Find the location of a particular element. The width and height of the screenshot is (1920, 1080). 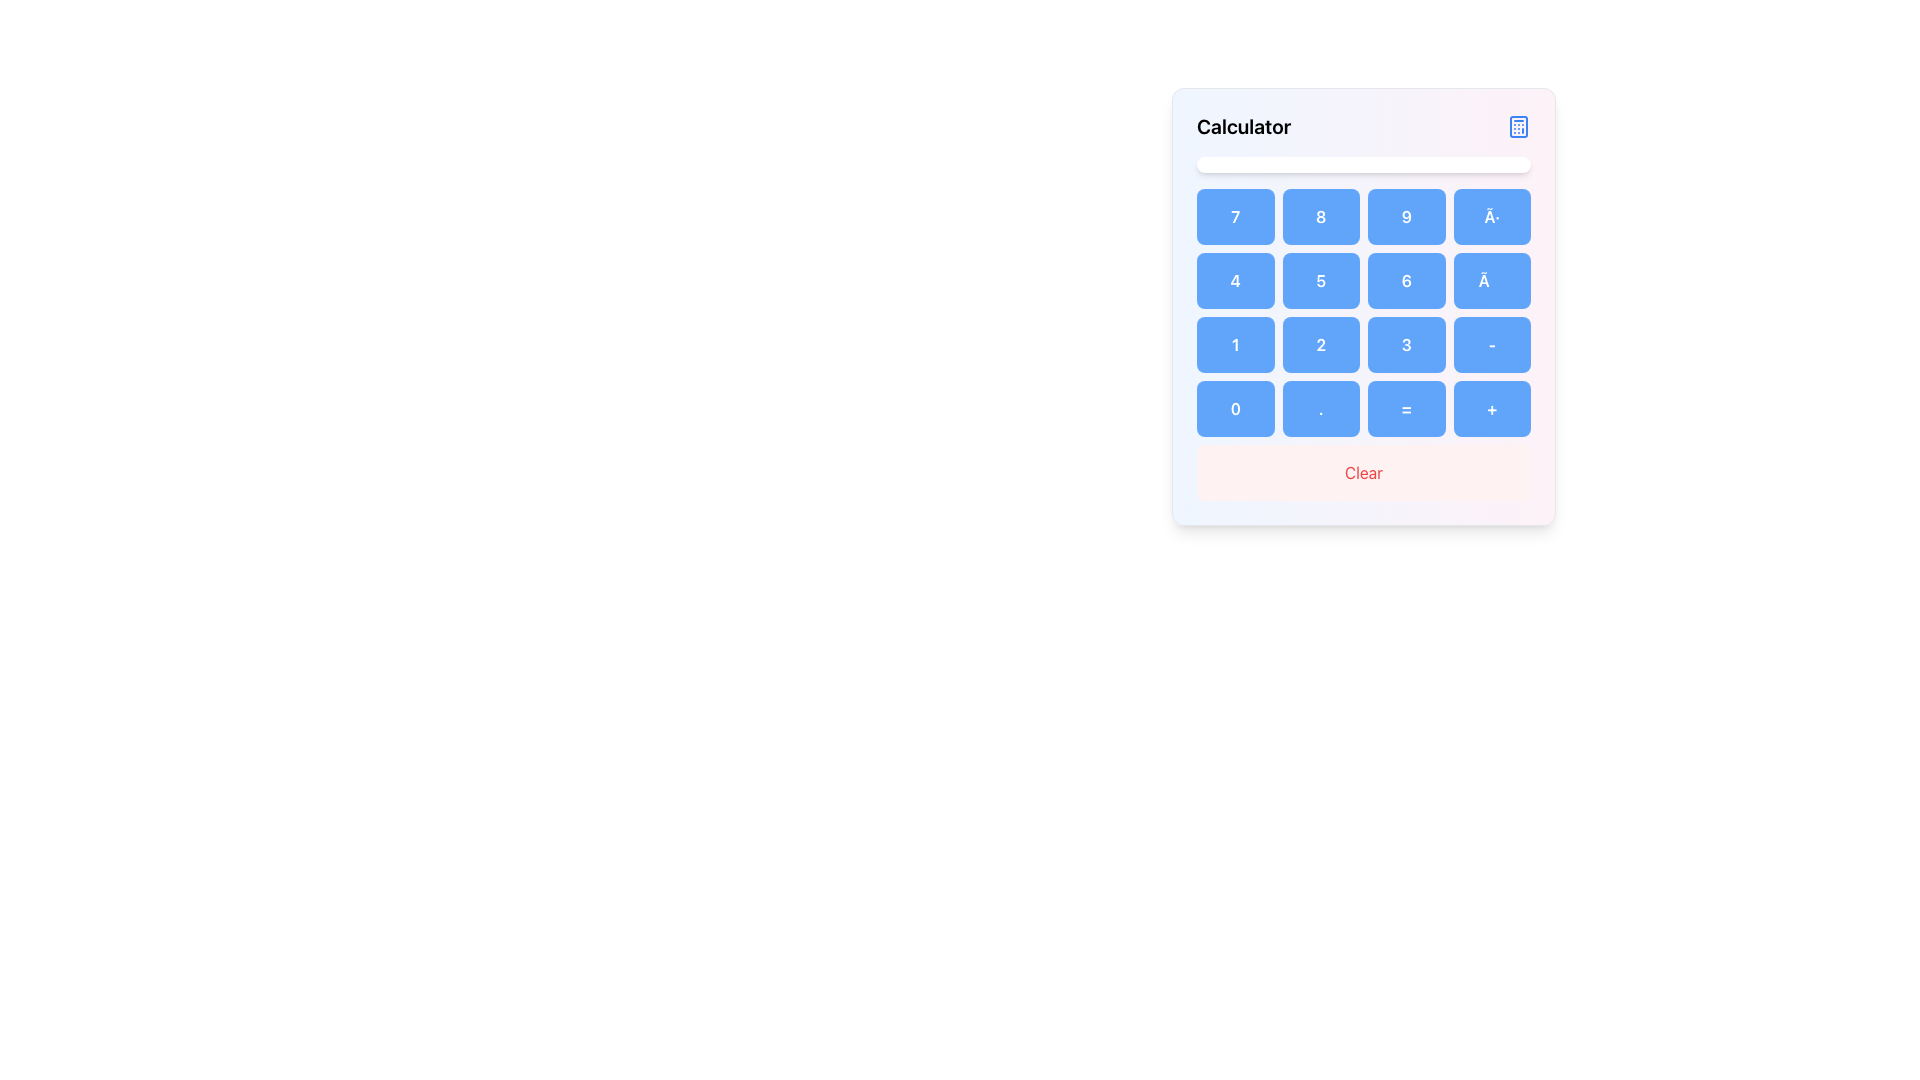

the square-shaped button with a blue background and white text displaying '9' to input the number '9' in the calculator interface is located at coordinates (1405, 216).